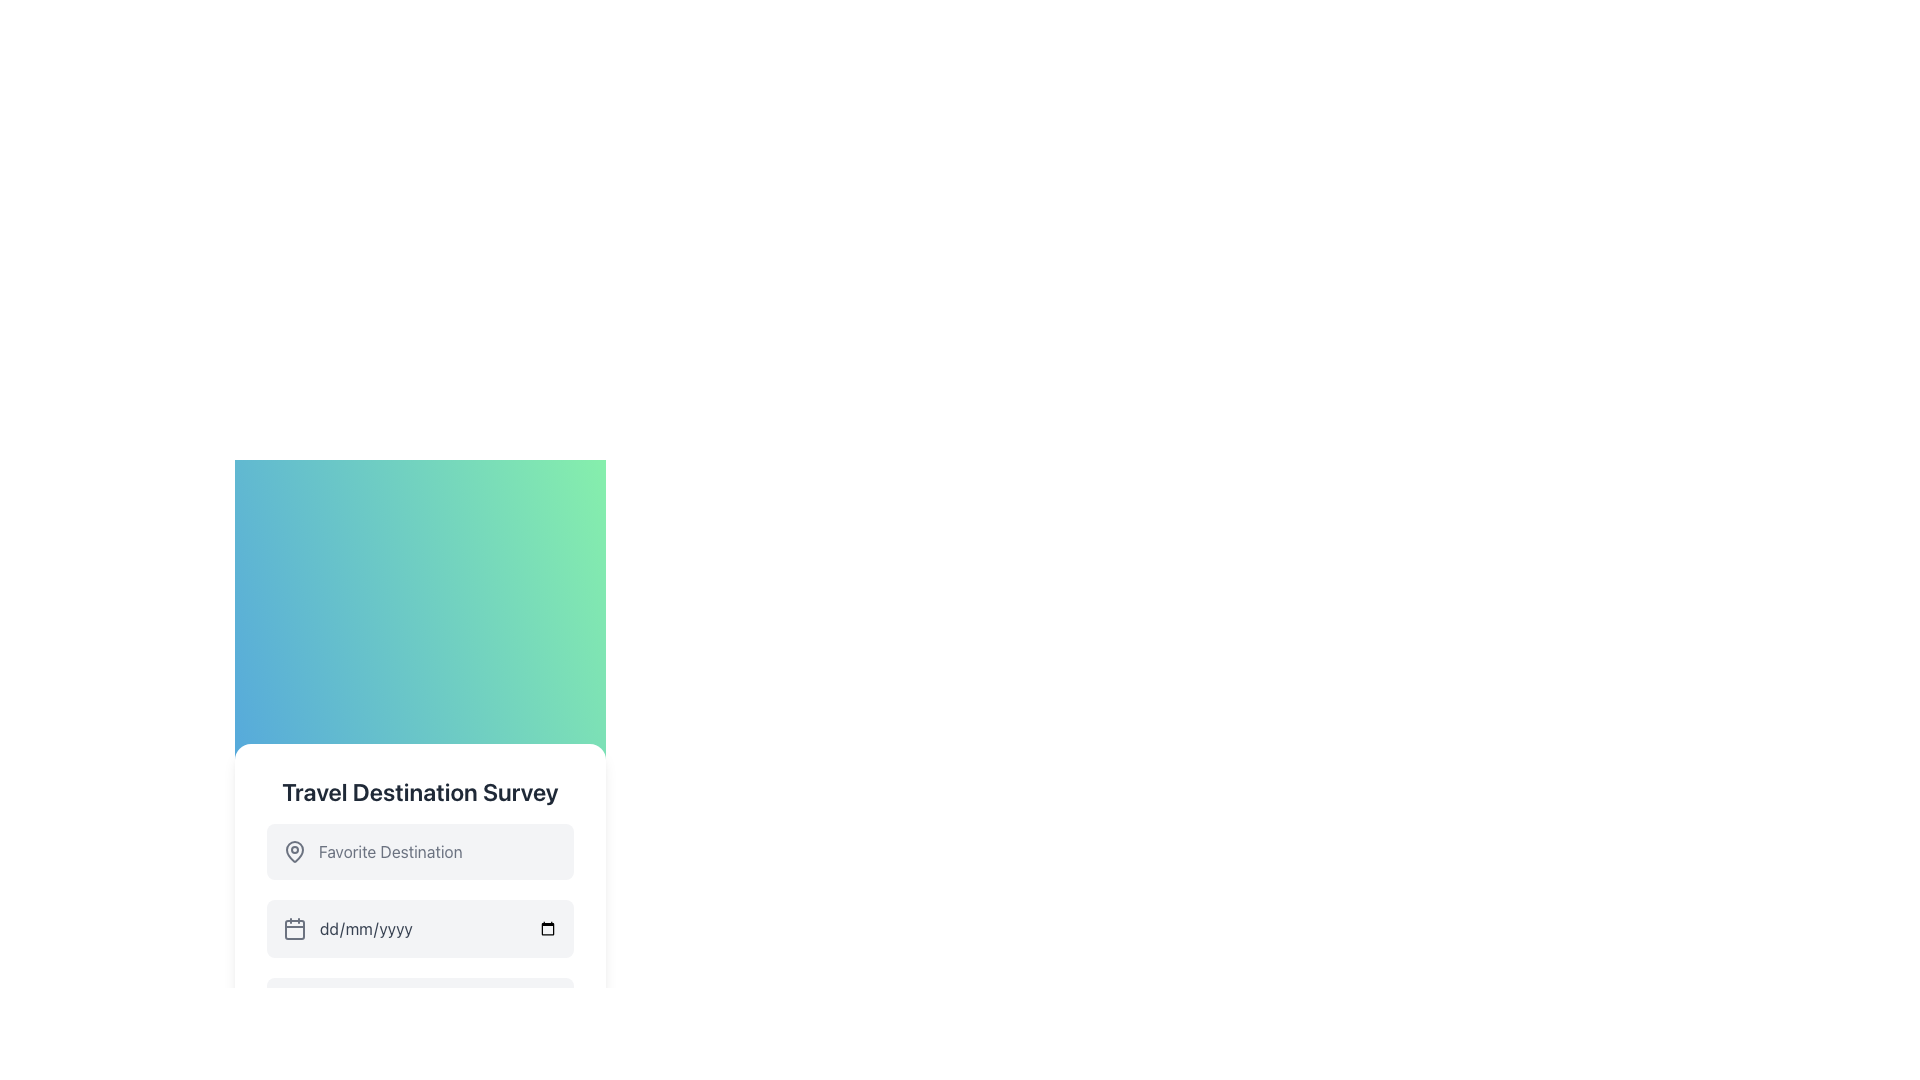  Describe the element at coordinates (293, 929) in the screenshot. I see `the small rounded rectangle within the calendar icon located in the date selection input field of the survey form` at that location.